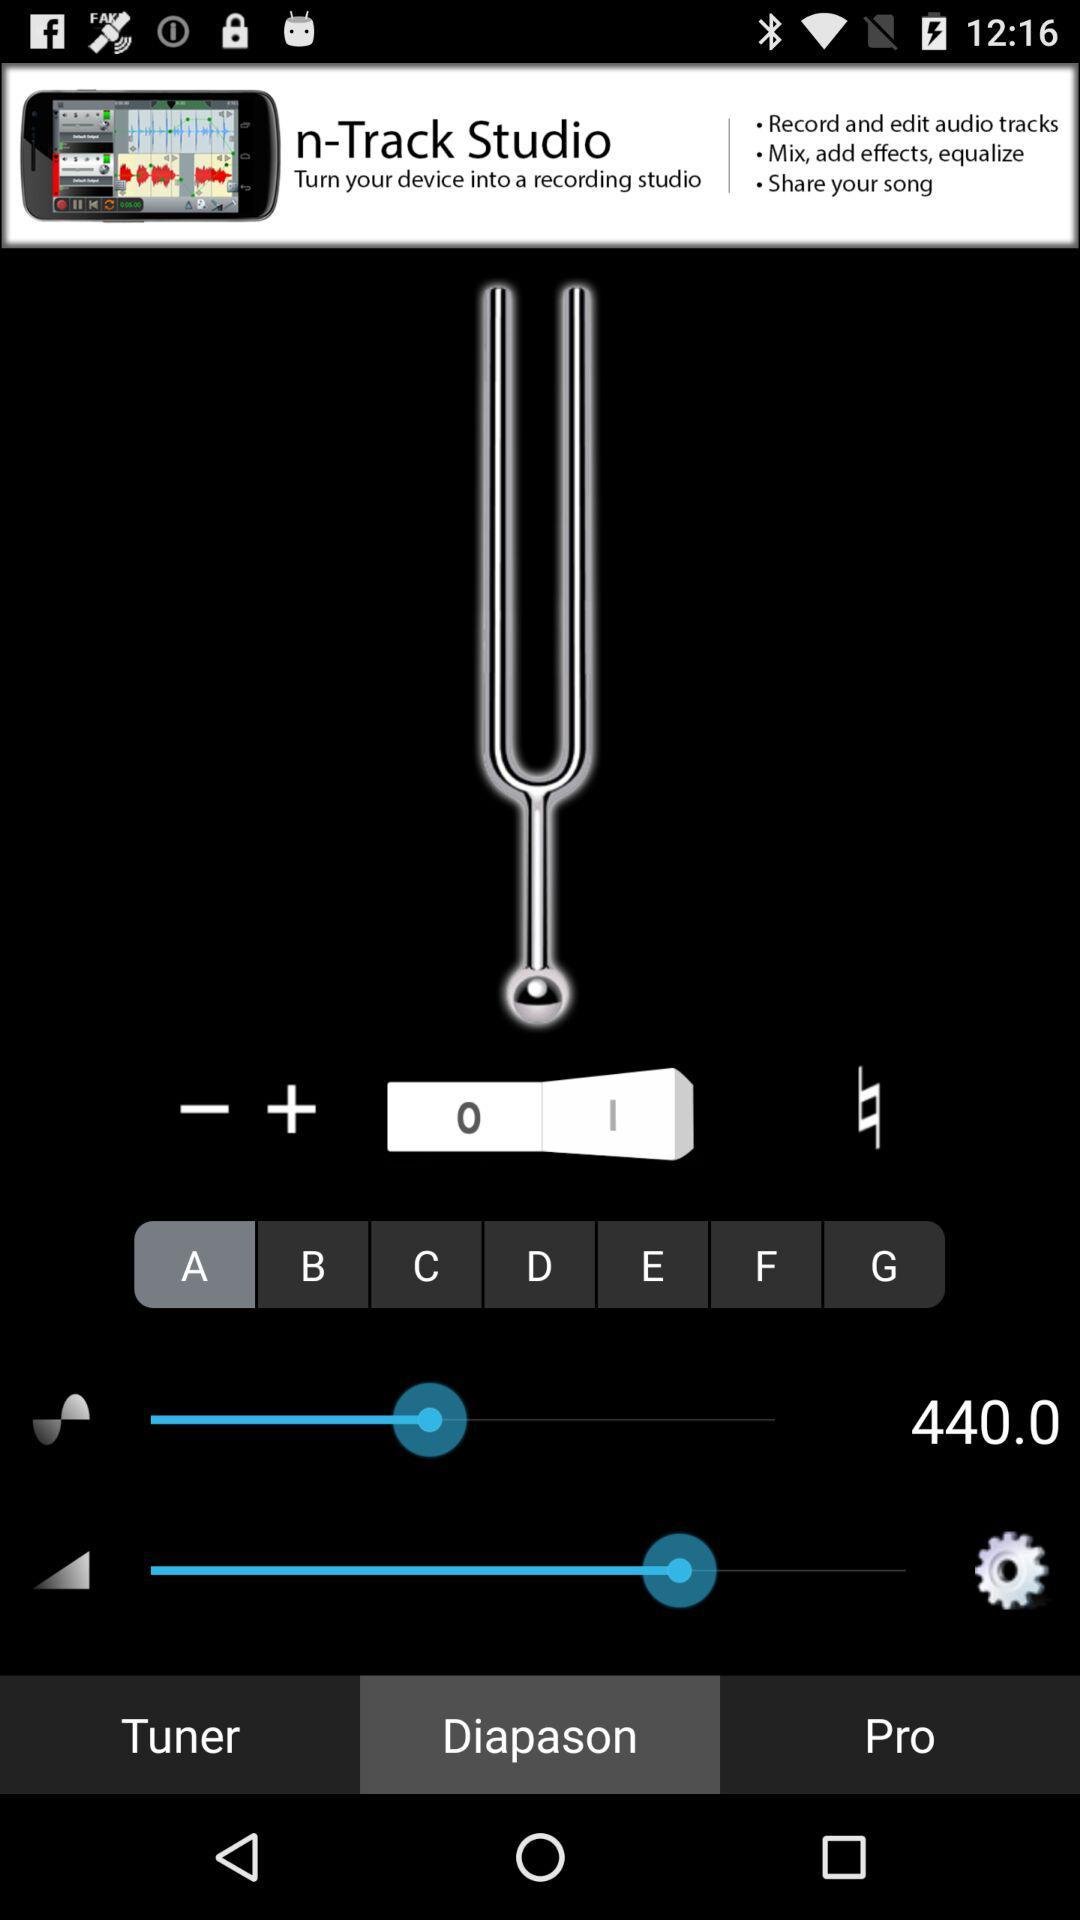 Image resolution: width=1080 pixels, height=1920 pixels. I want to click on icon next to c icon, so click(313, 1263).